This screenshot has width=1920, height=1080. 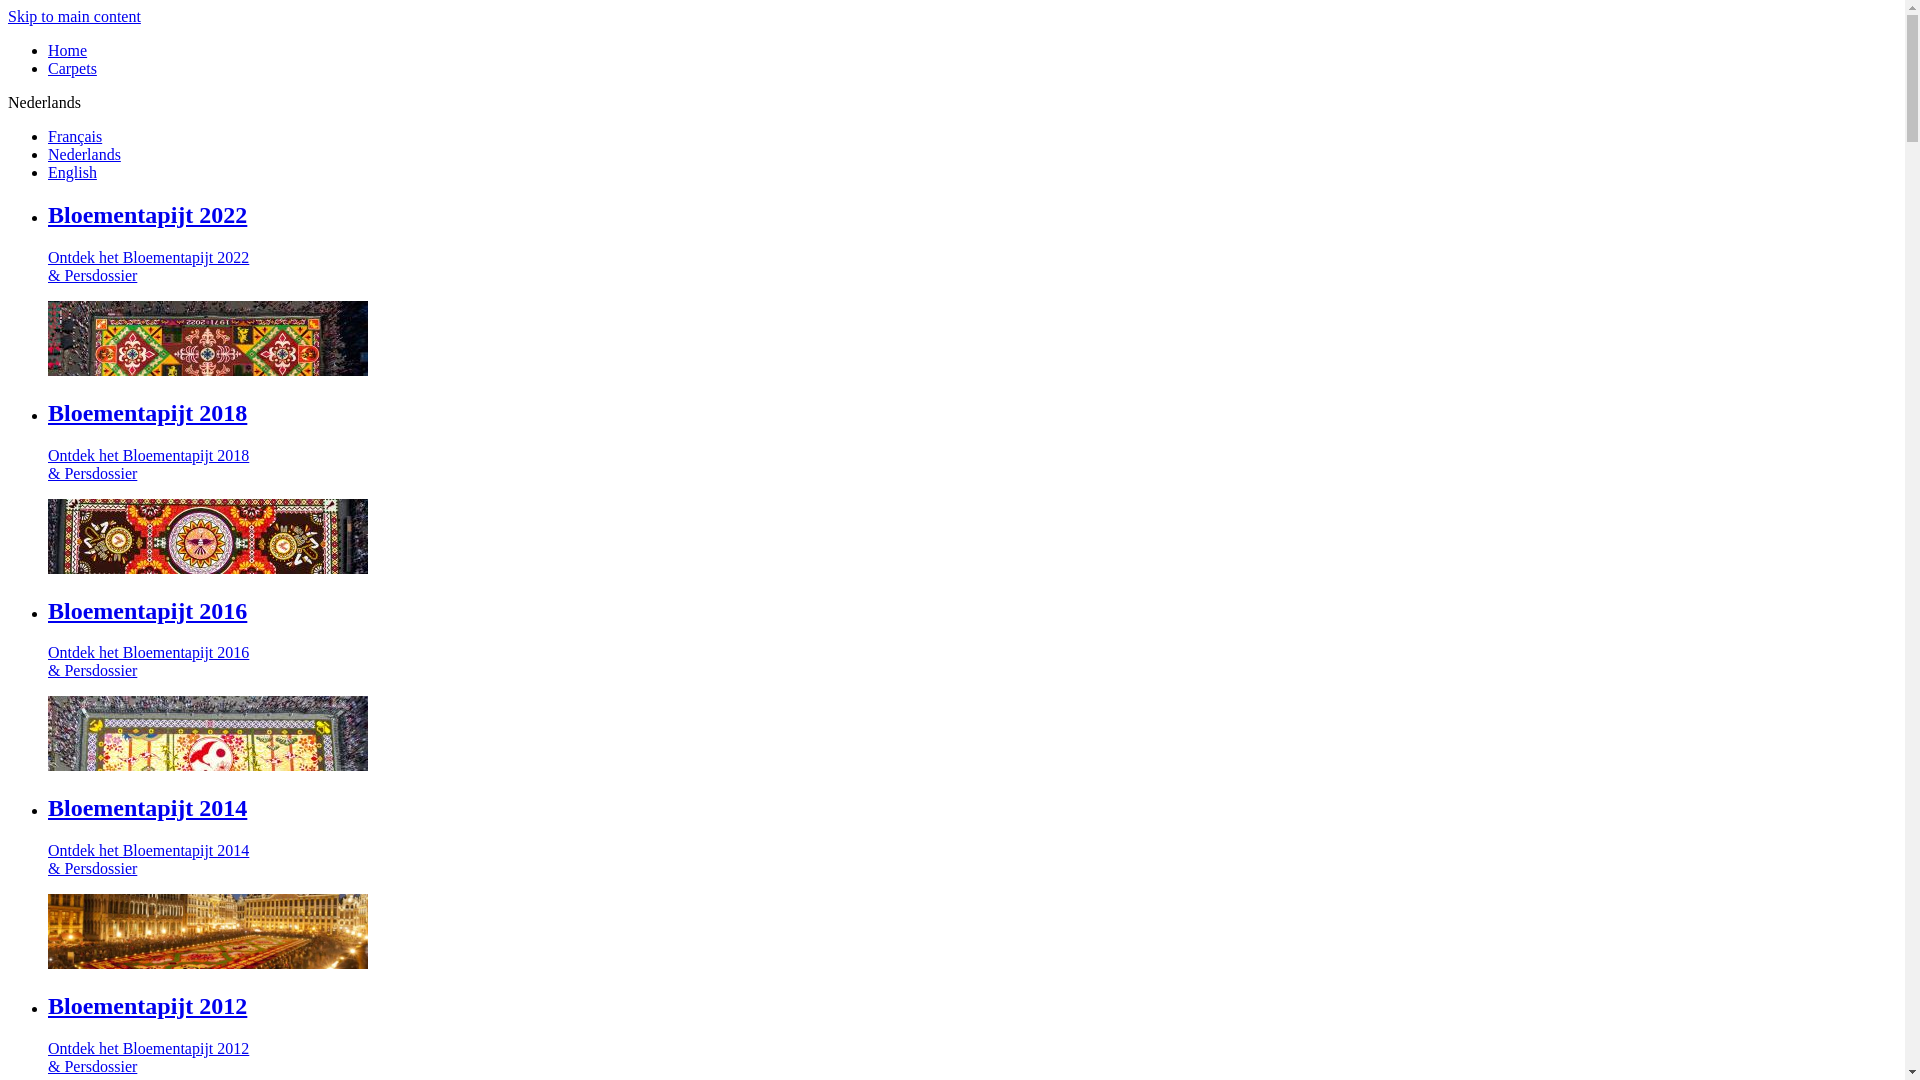 What do you see at coordinates (74, 16) in the screenshot?
I see `'Skip to main content'` at bounding box center [74, 16].